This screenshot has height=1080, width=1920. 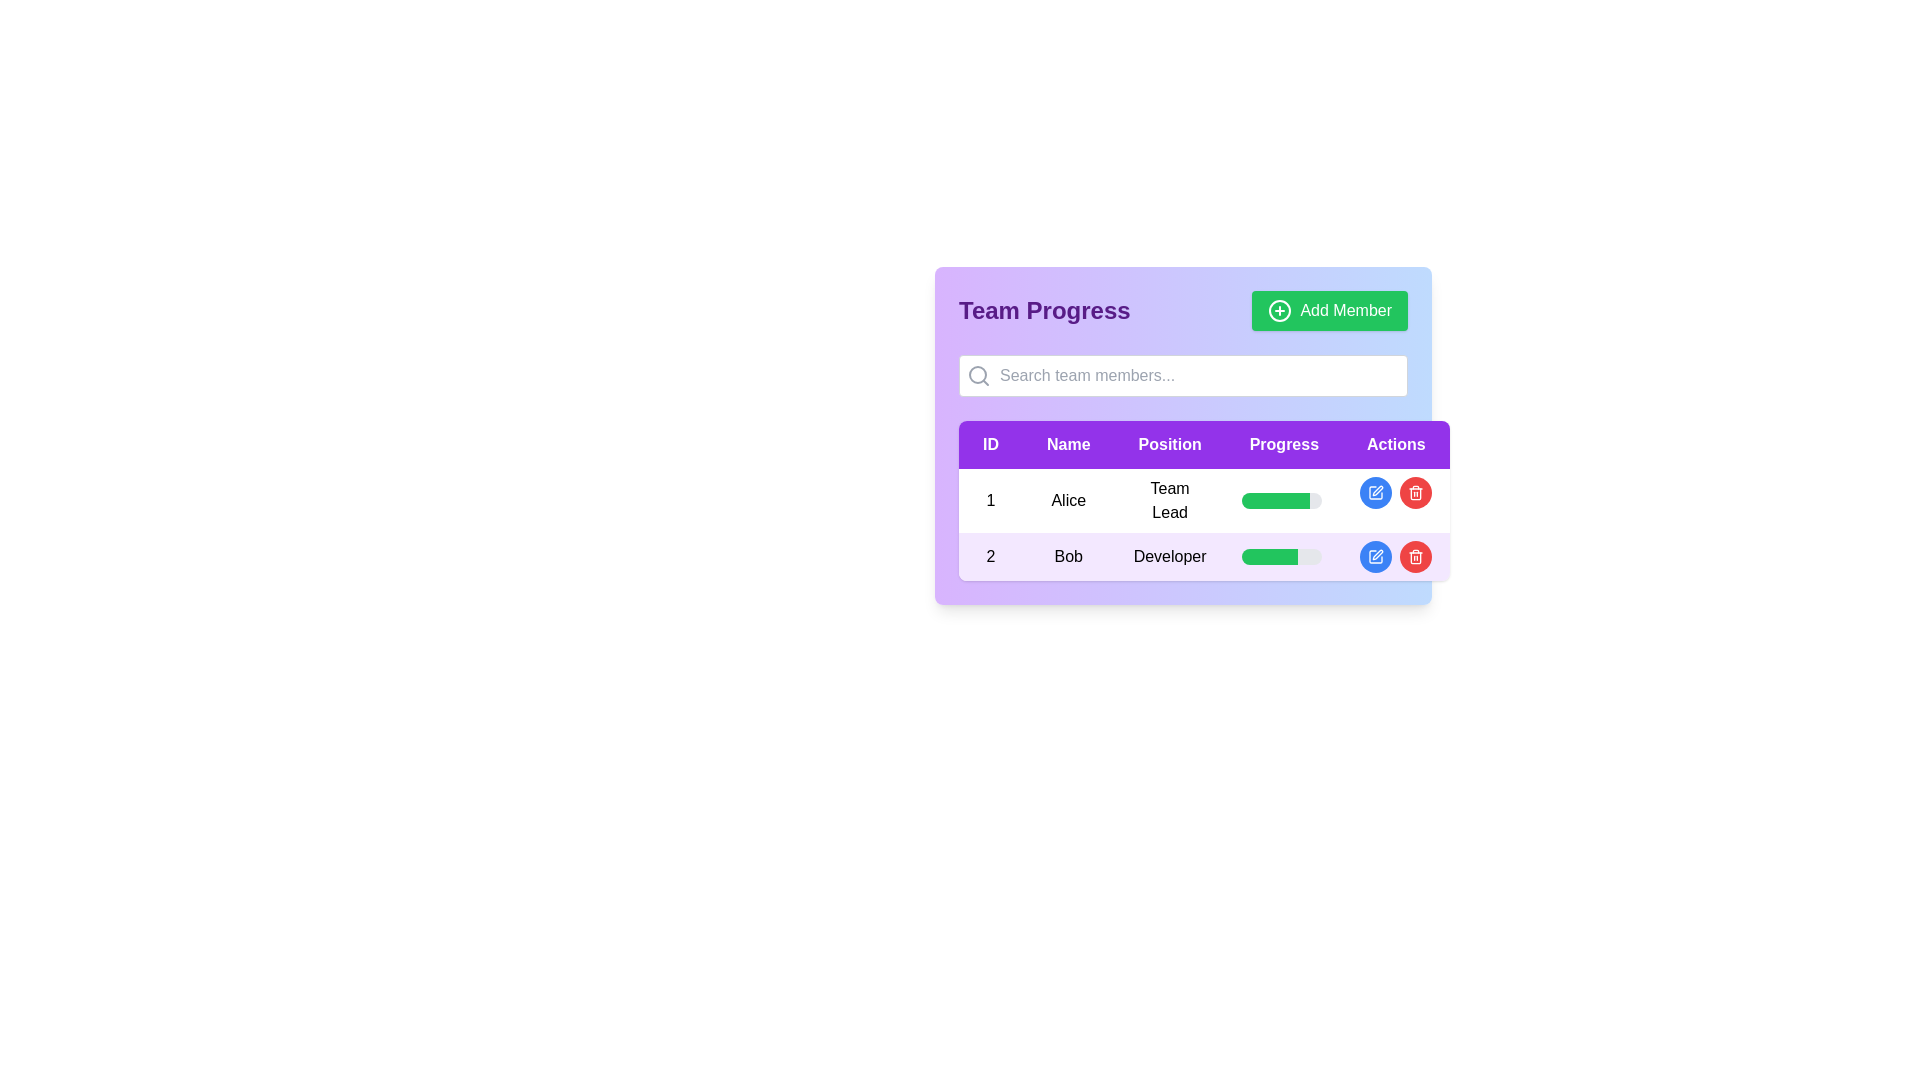 What do you see at coordinates (1203, 556) in the screenshot?
I see `the second row in the table labeled '2 Bob Developer', which is located directly below '1 Alice Team Lead'` at bounding box center [1203, 556].